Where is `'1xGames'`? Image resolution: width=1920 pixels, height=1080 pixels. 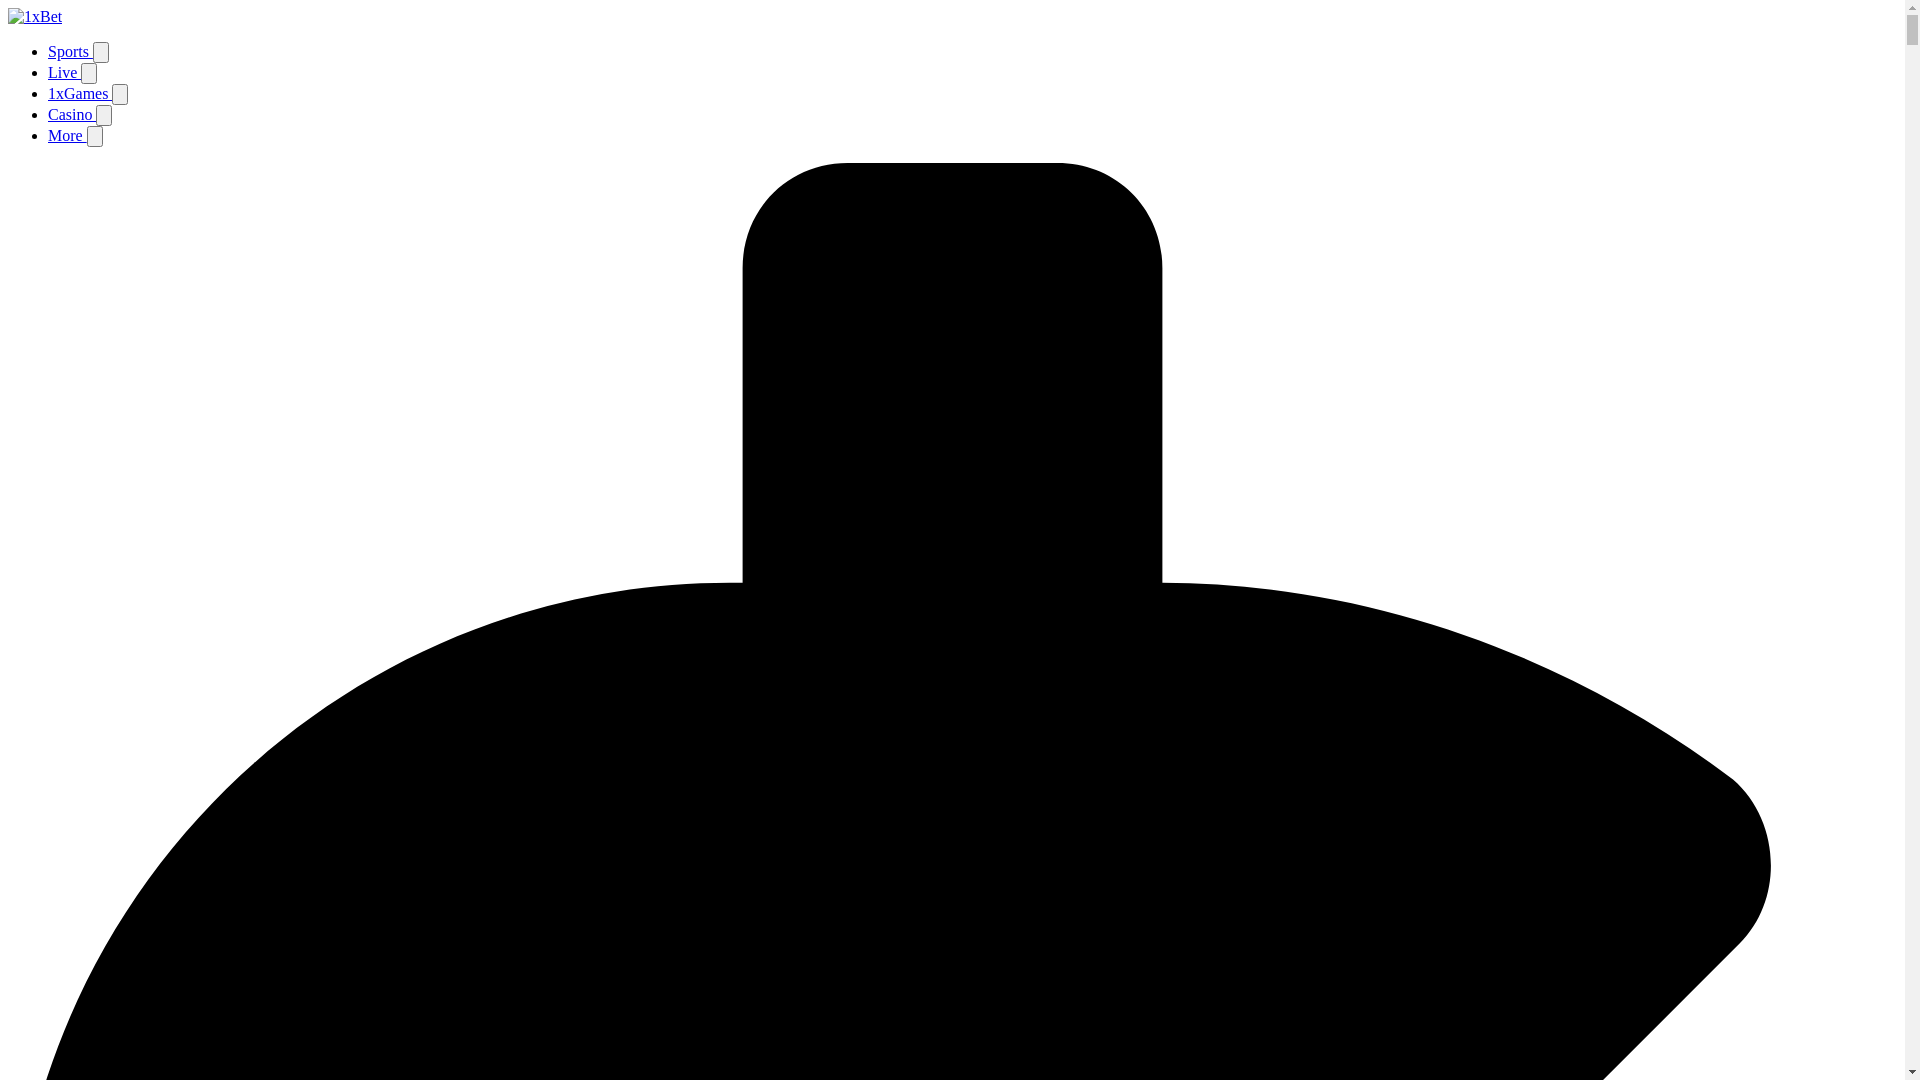
'1xGames' is located at coordinates (80, 93).